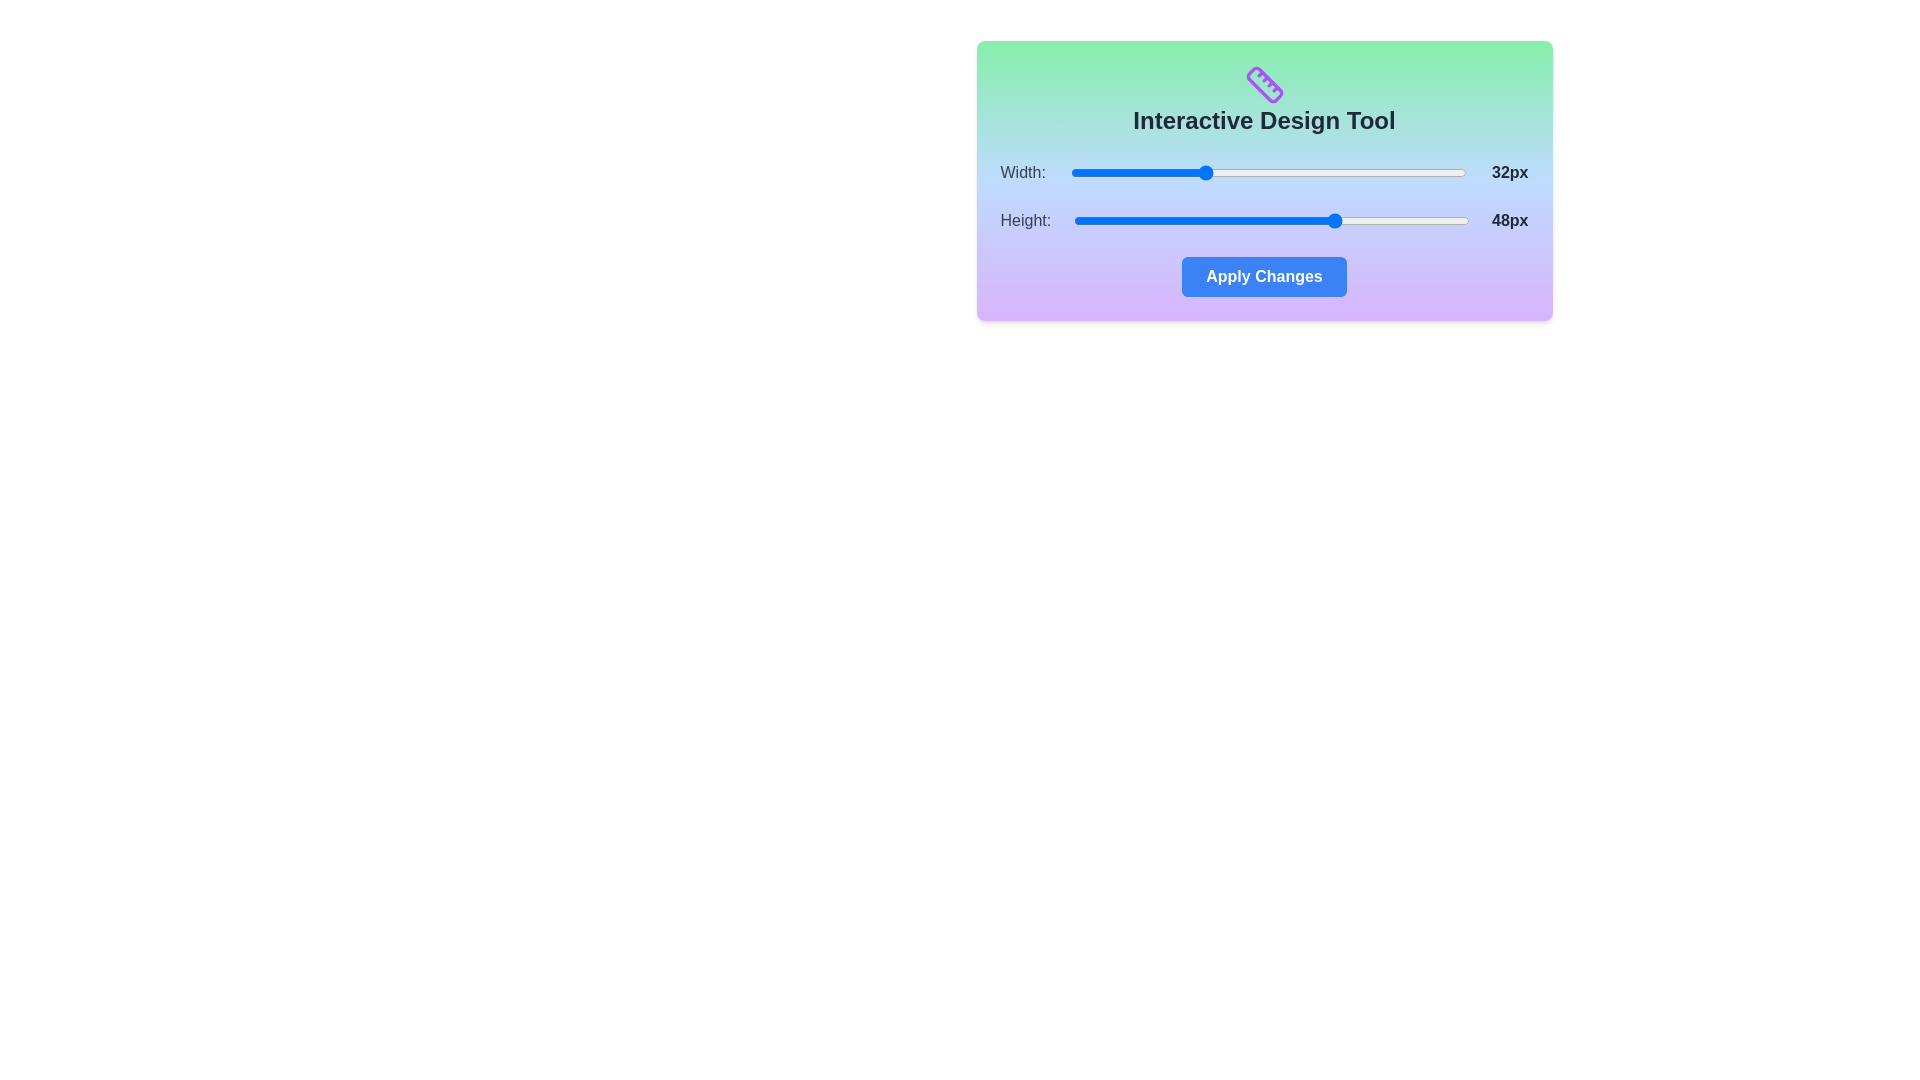  I want to click on the 'Apply Changes' button to confirm changes, so click(1263, 277).